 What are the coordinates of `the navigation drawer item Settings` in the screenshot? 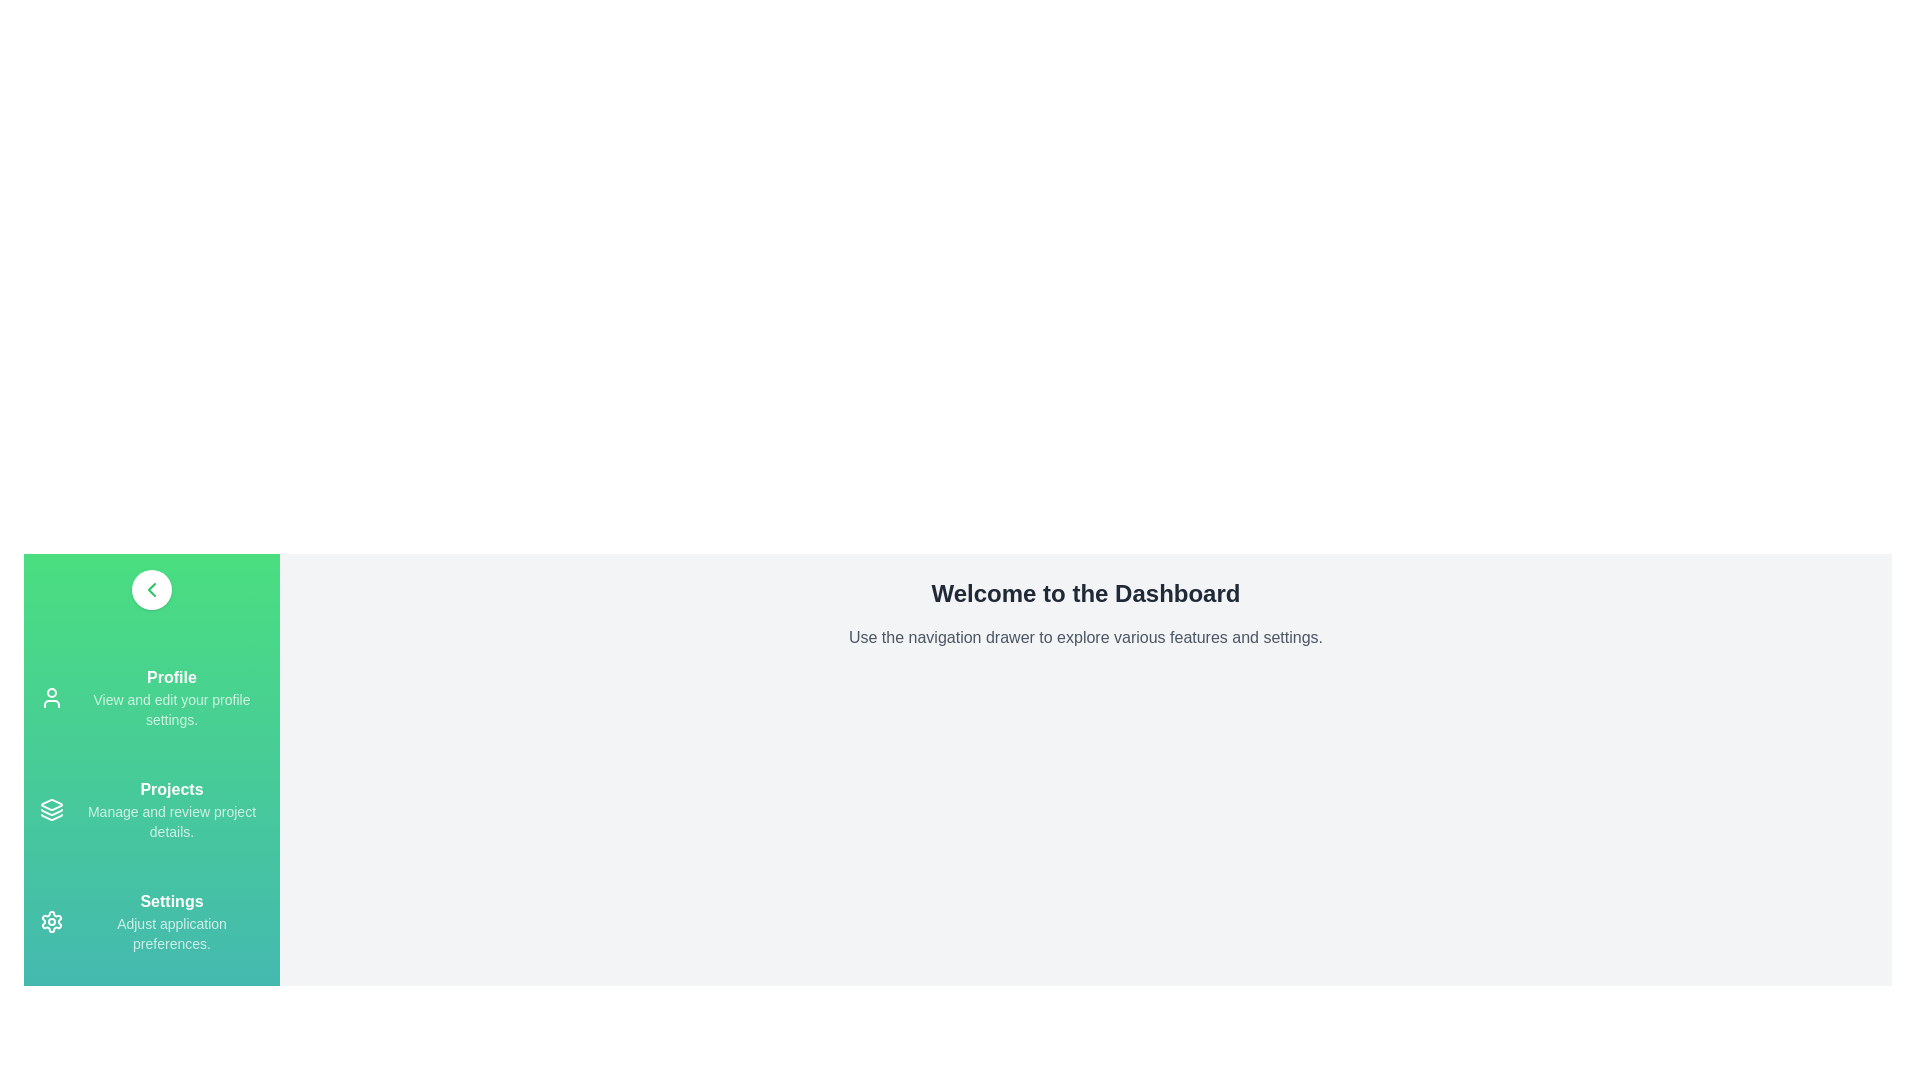 It's located at (52, 921).